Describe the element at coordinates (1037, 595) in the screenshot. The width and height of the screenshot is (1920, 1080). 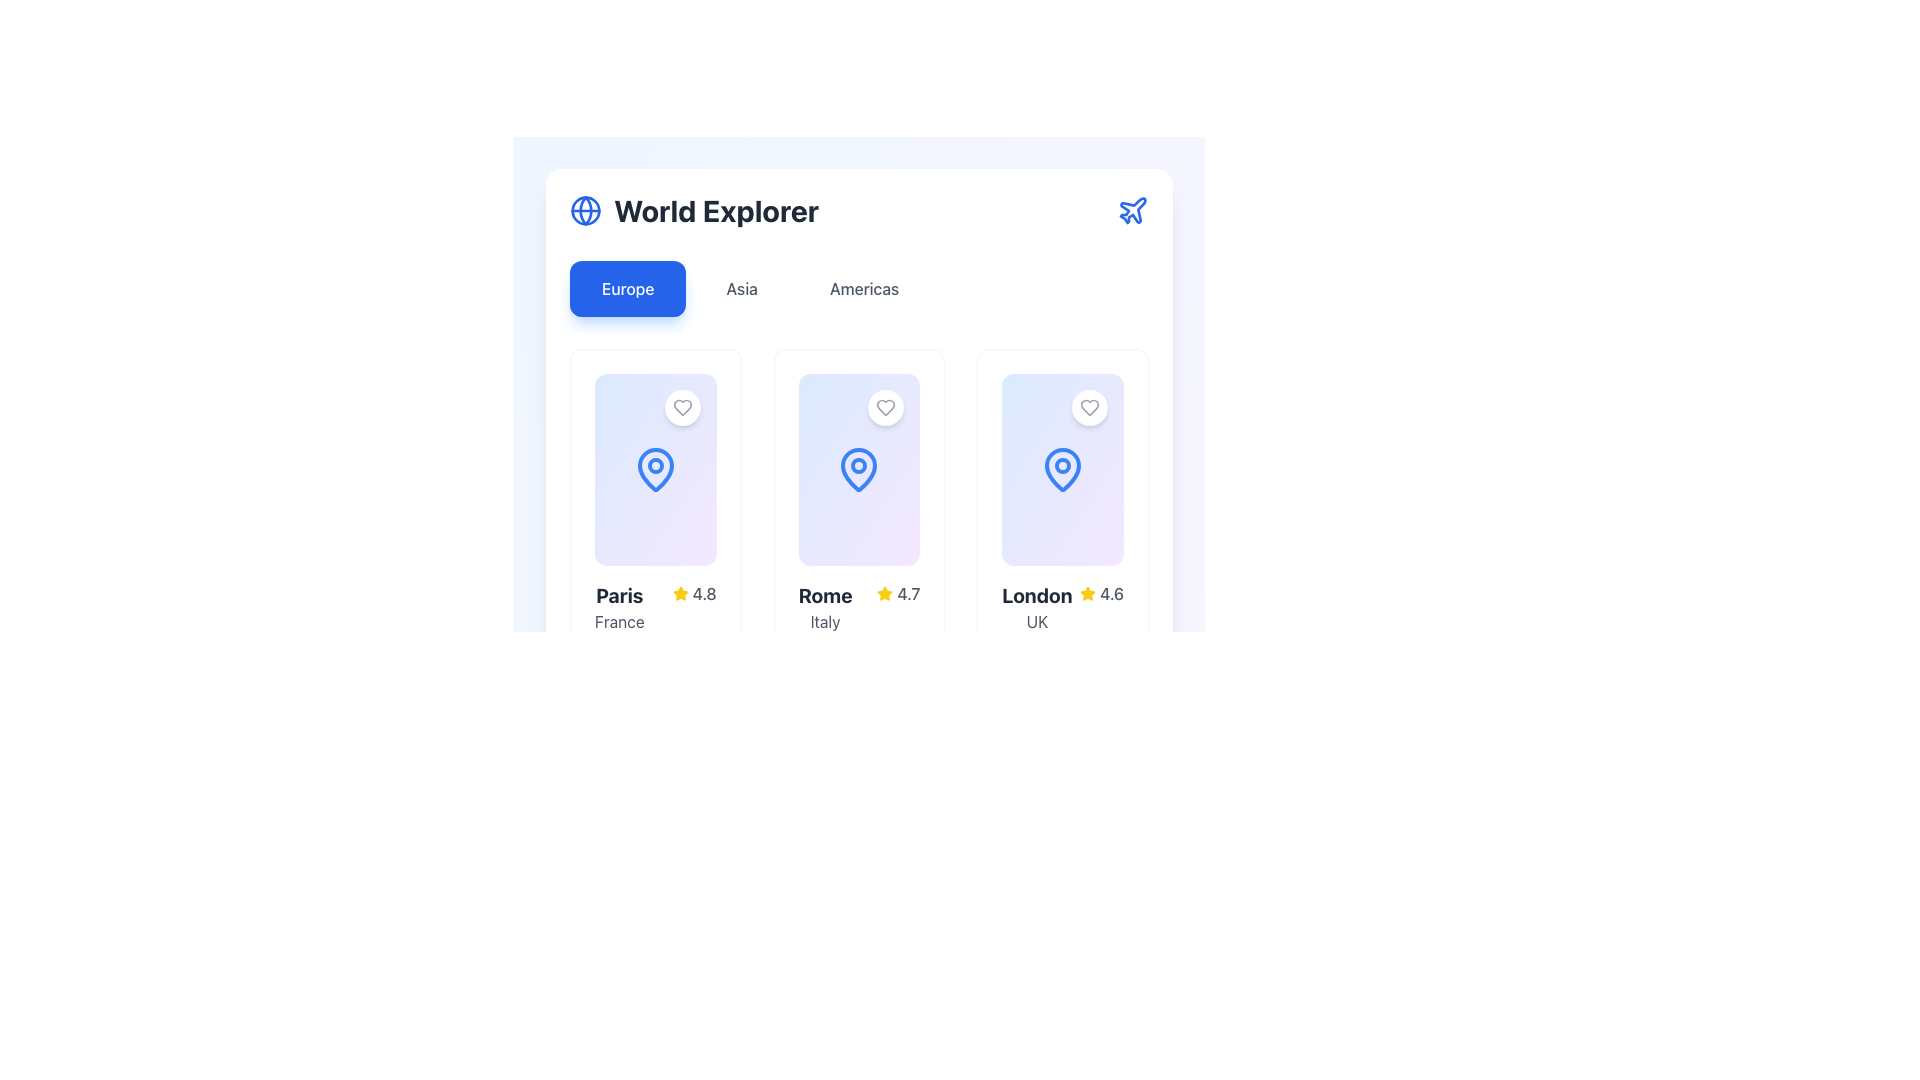
I see `the 'London' text label, which serves as the name of a travel destination in the Europe tab, to interact with its associated features` at that location.